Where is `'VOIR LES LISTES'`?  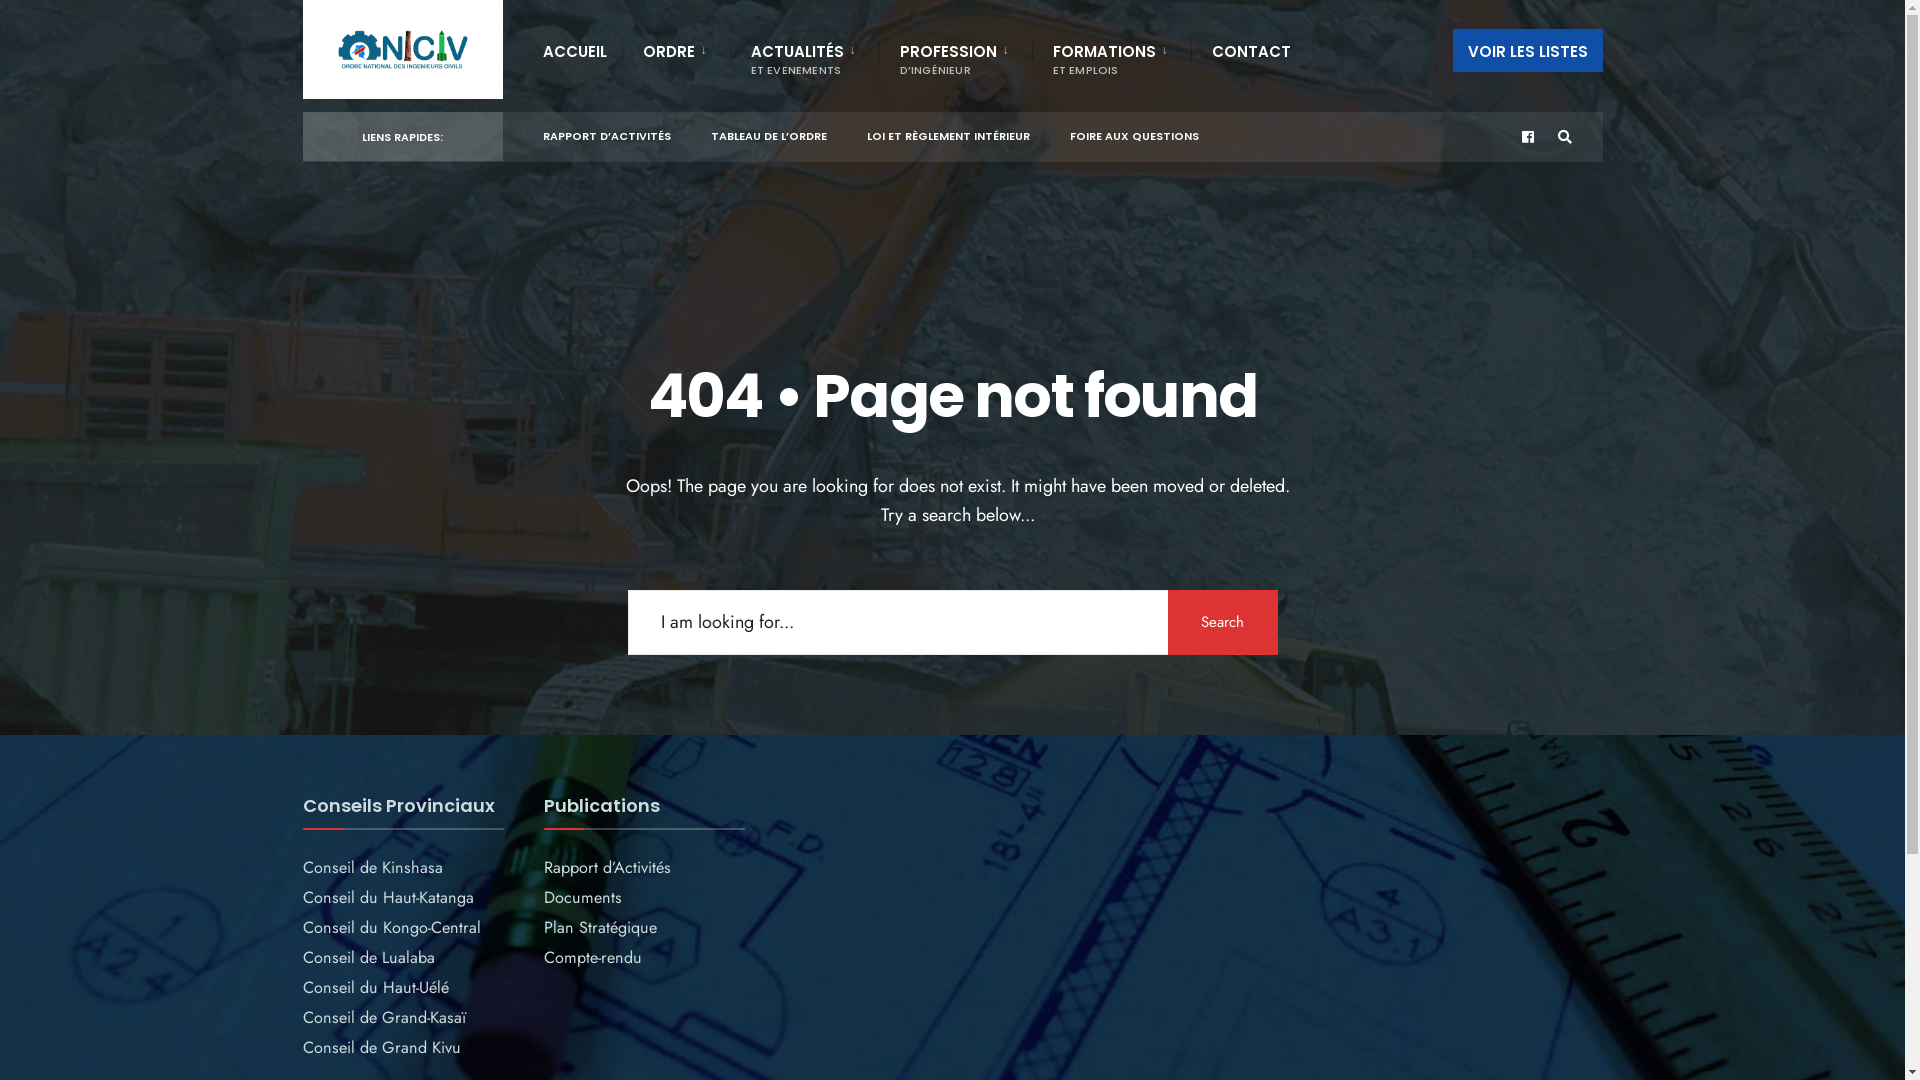 'VOIR LES LISTES' is located at coordinates (1451, 49).